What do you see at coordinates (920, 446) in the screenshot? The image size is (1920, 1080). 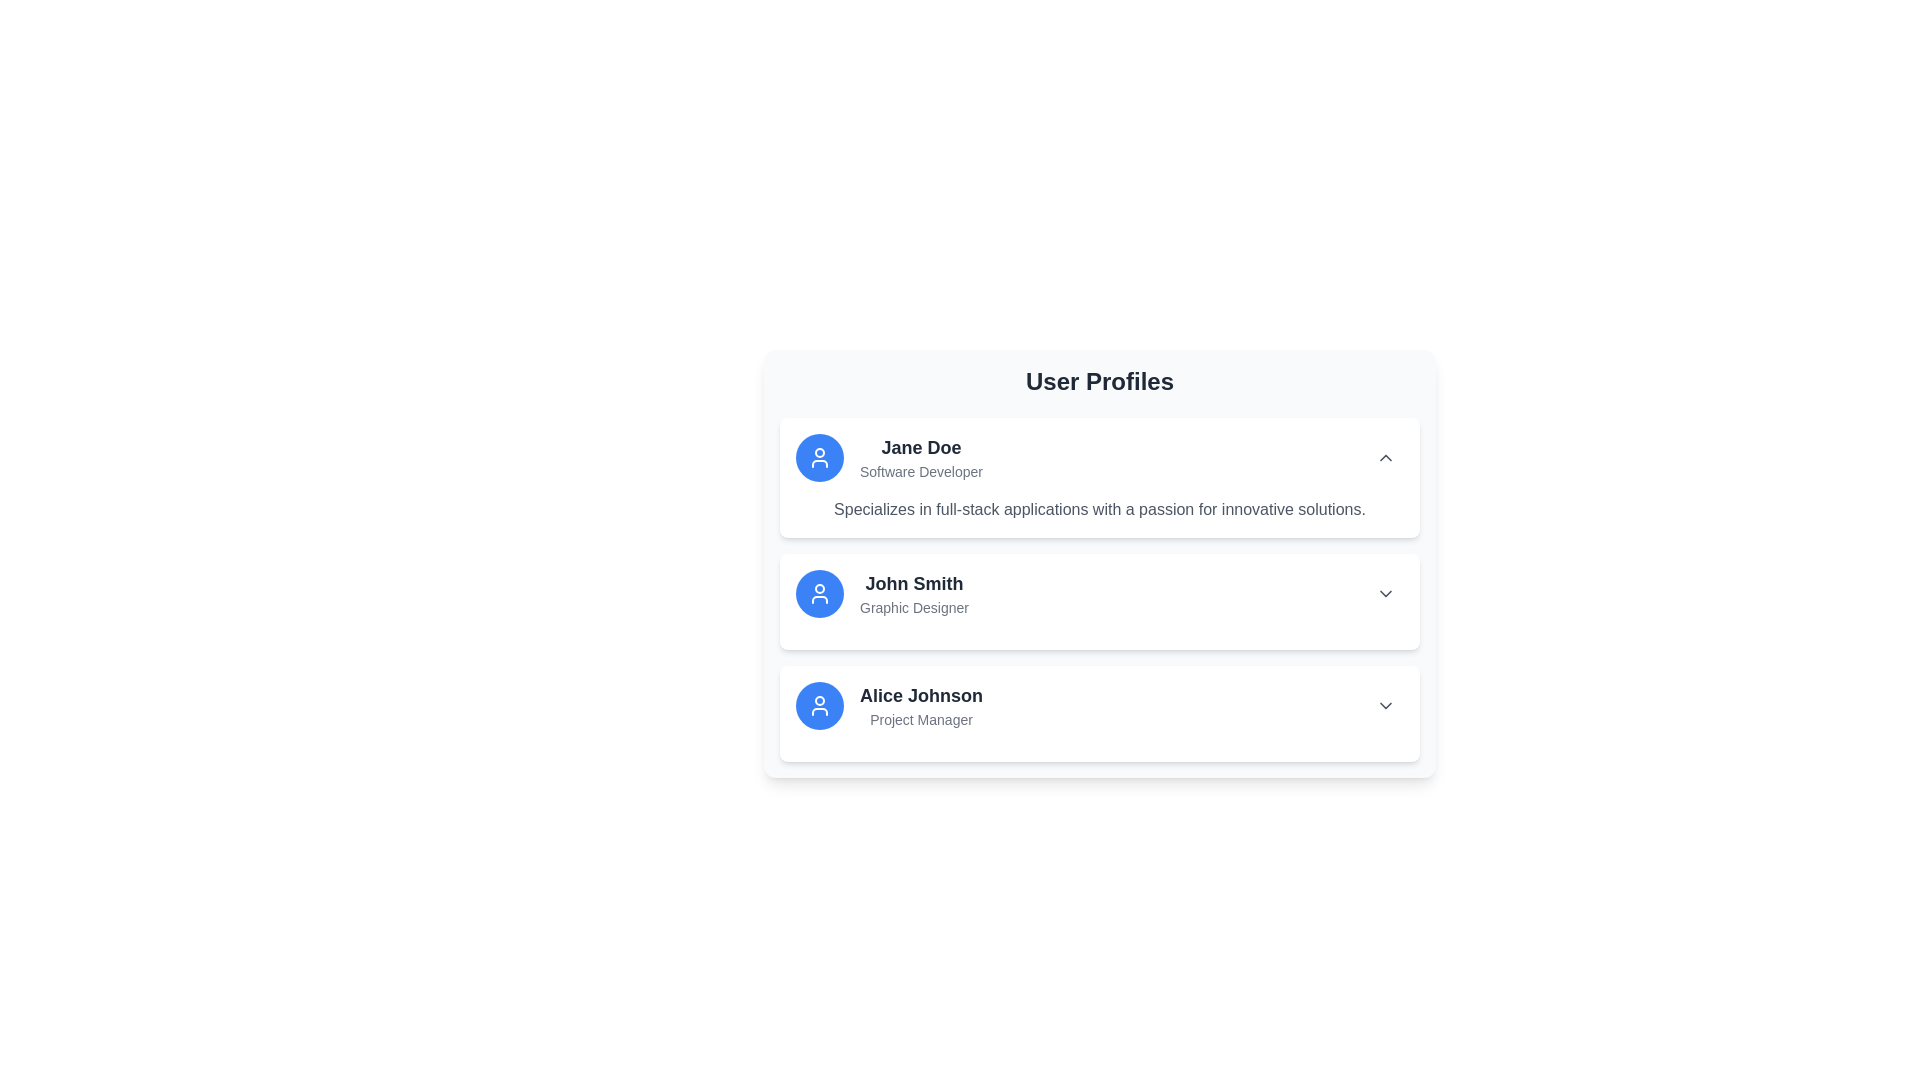 I see `the text label displaying the user's name 'Jane Doe' in the first user profile card` at bounding box center [920, 446].